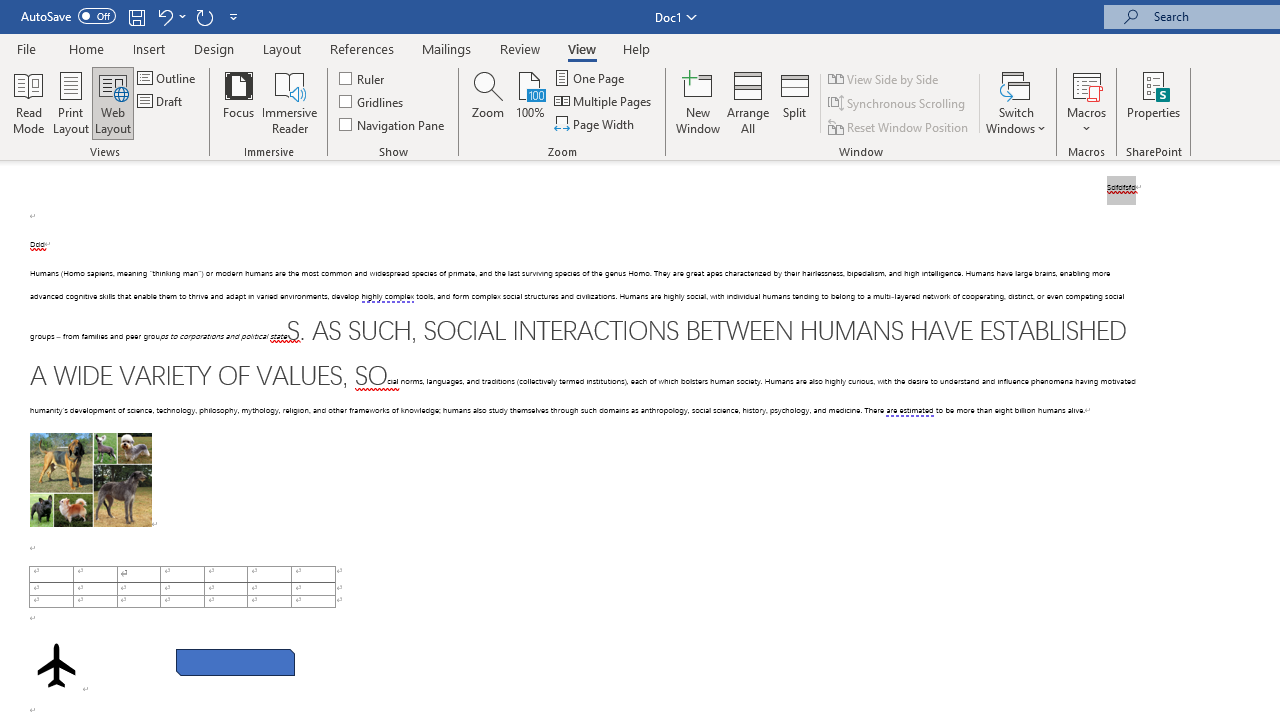  Describe the element at coordinates (89, 479) in the screenshot. I see `'Morphological variation in six dogs'` at that location.